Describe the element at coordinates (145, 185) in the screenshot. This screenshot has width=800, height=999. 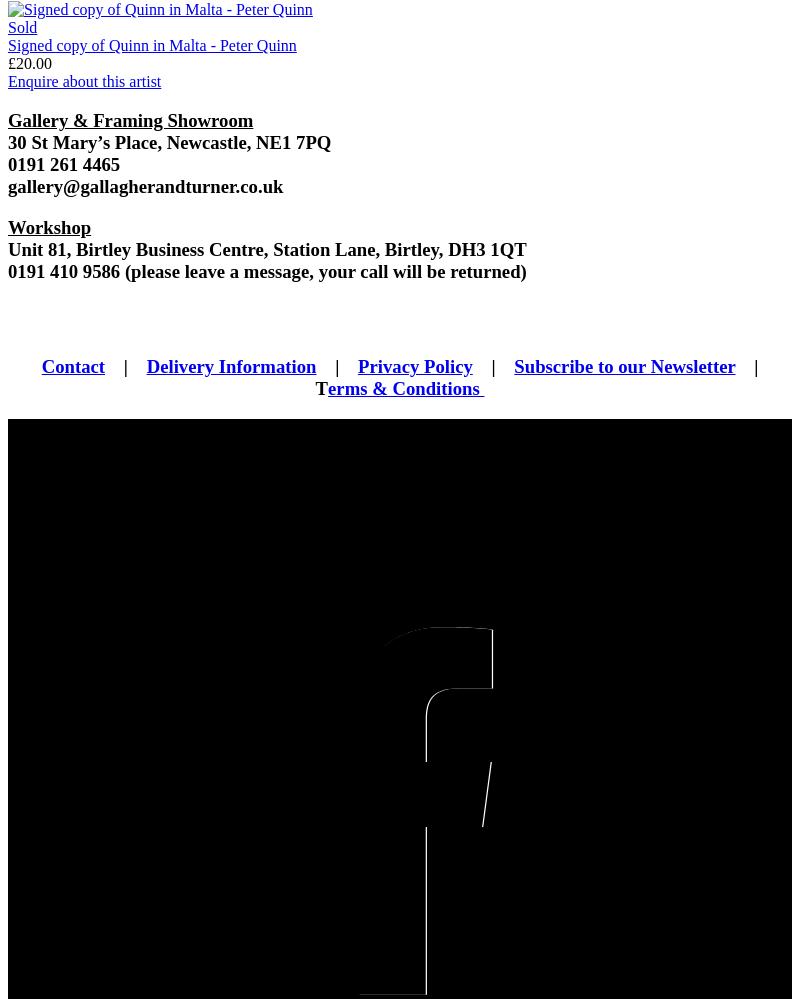
I see `'gallery@gallagherandturner.co.uk'` at that location.